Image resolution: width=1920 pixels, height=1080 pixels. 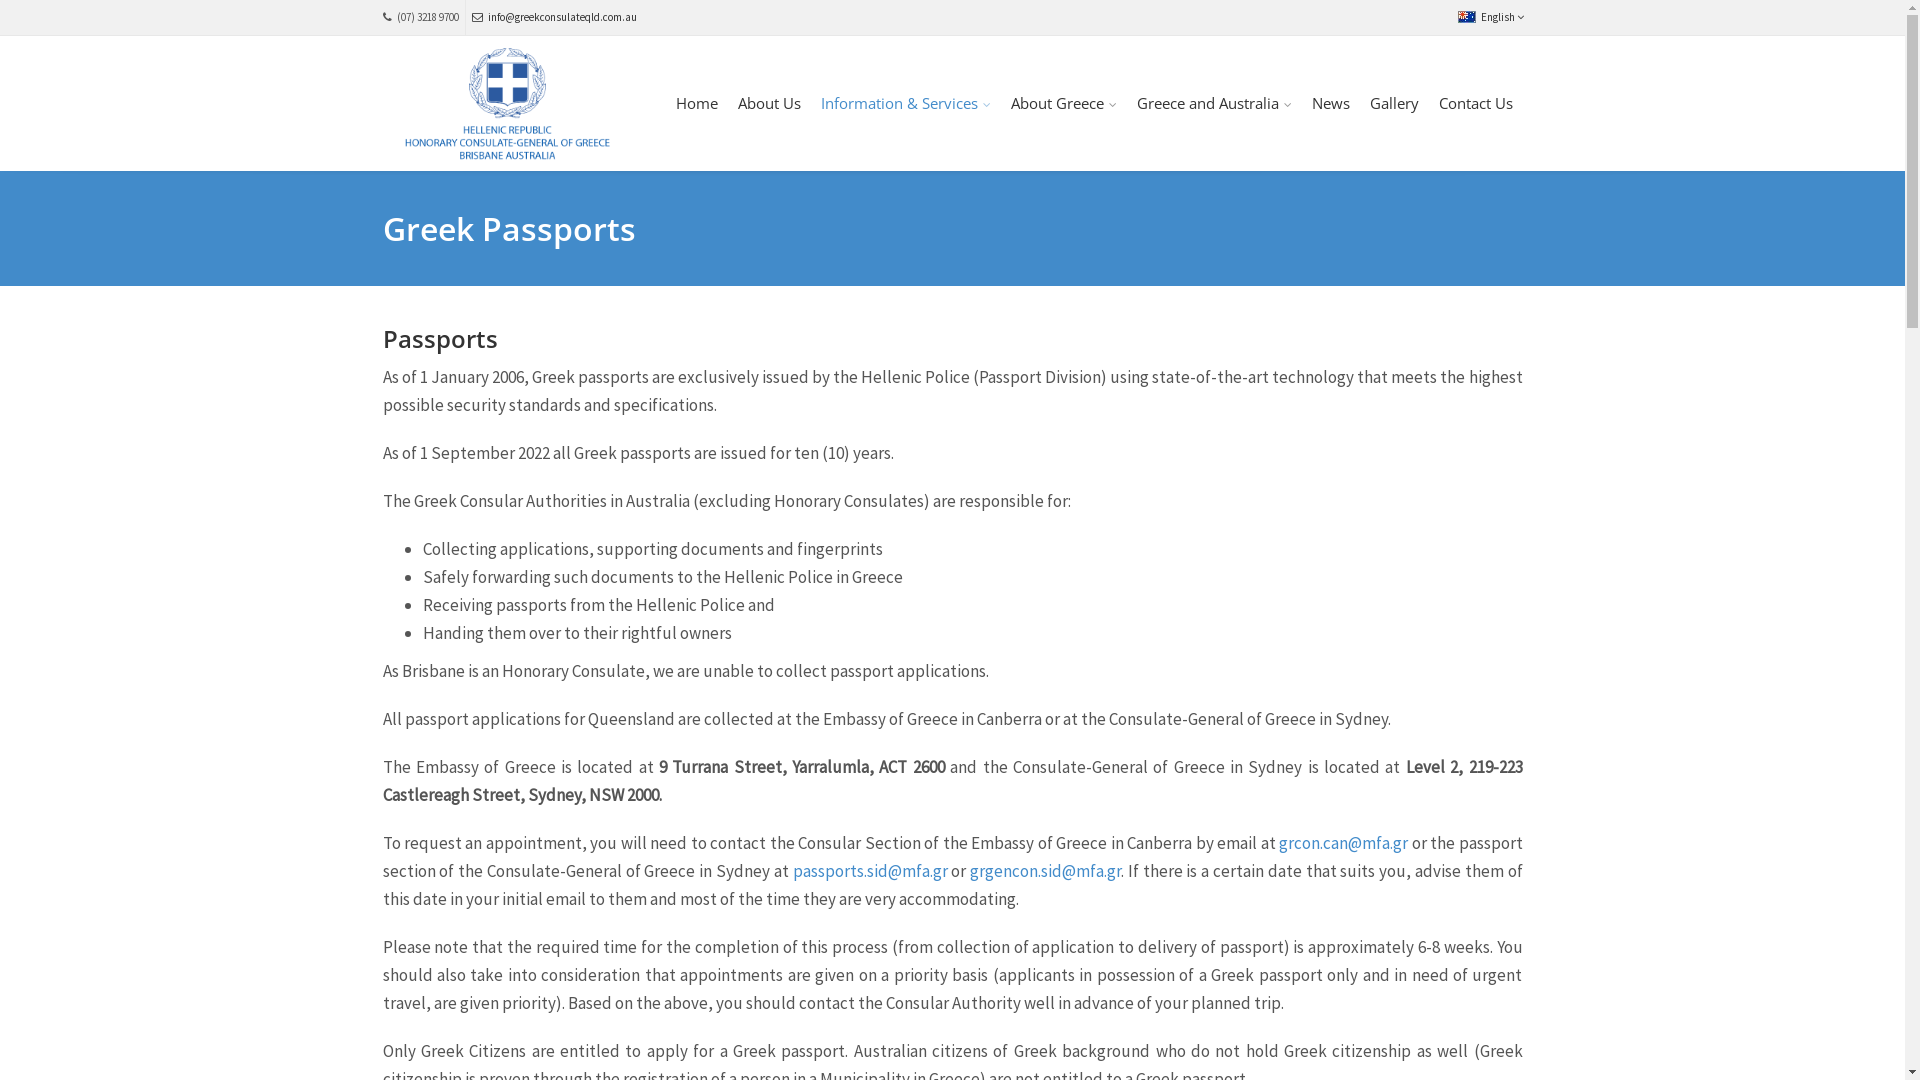 What do you see at coordinates (768, 103) in the screenshot?
I see `'About Us'` at bounding box center [768, 103].